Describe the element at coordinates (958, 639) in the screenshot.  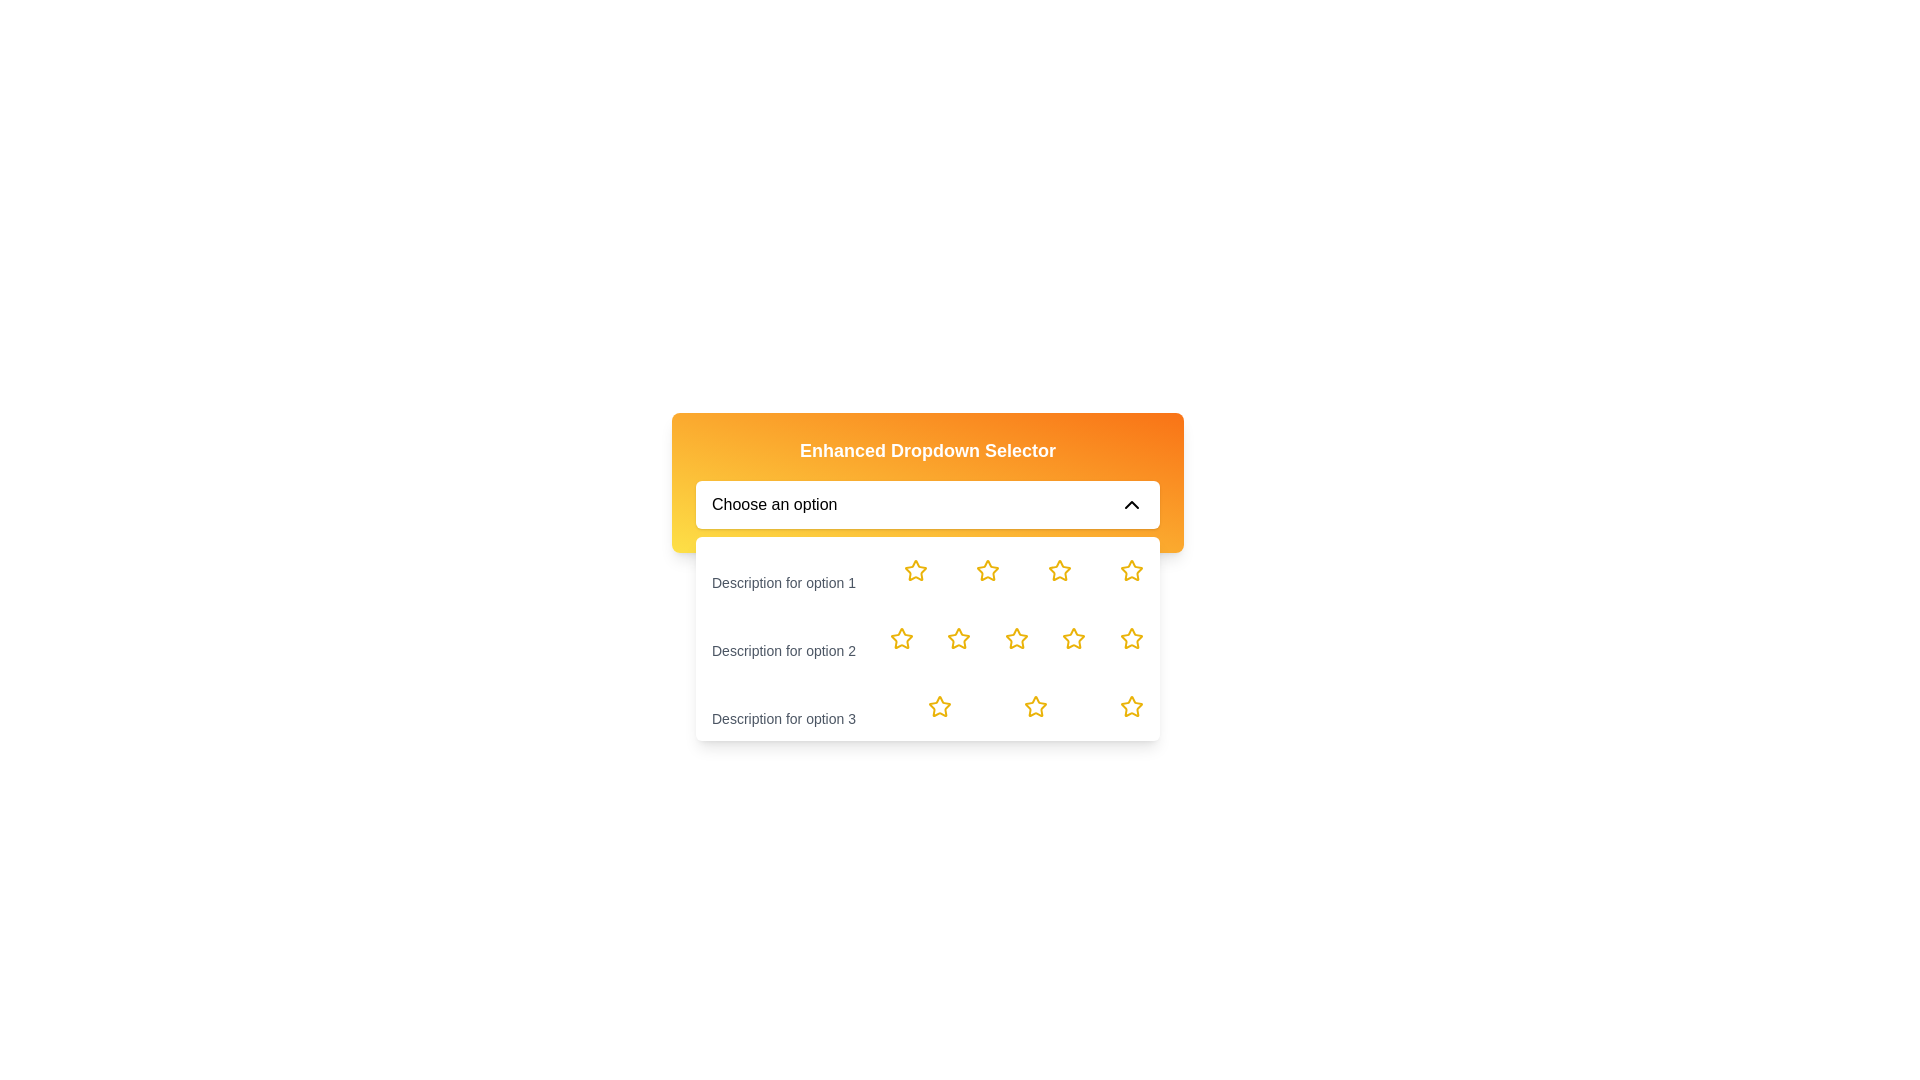
I see `the third star icon in the rating system associated with 'Option 2'` at that location.